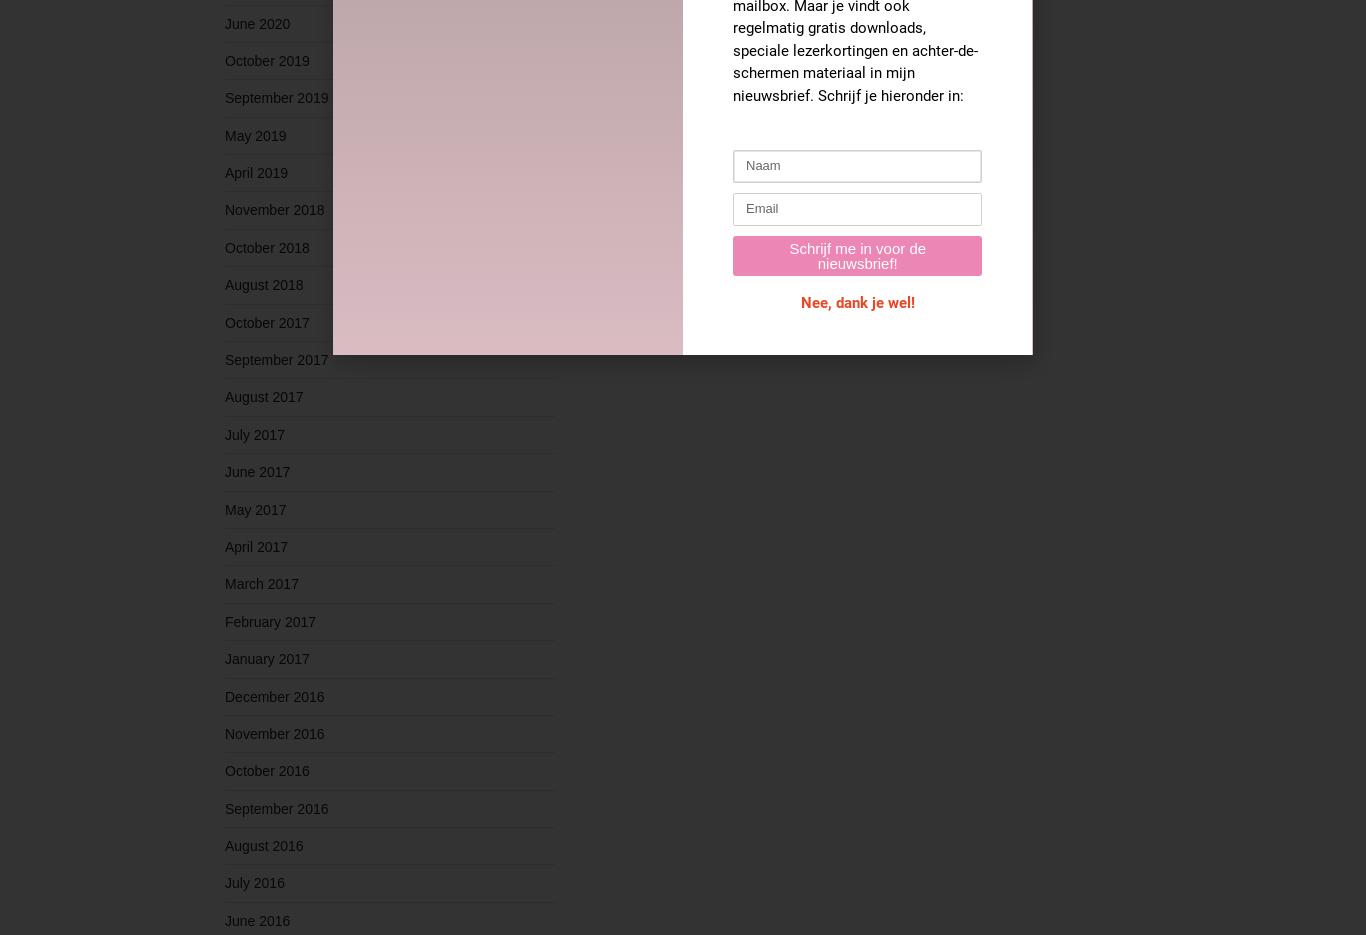 The height and width of the screenshot is (935, 1366). I want to click on 'July 2017', so click(254, 433).